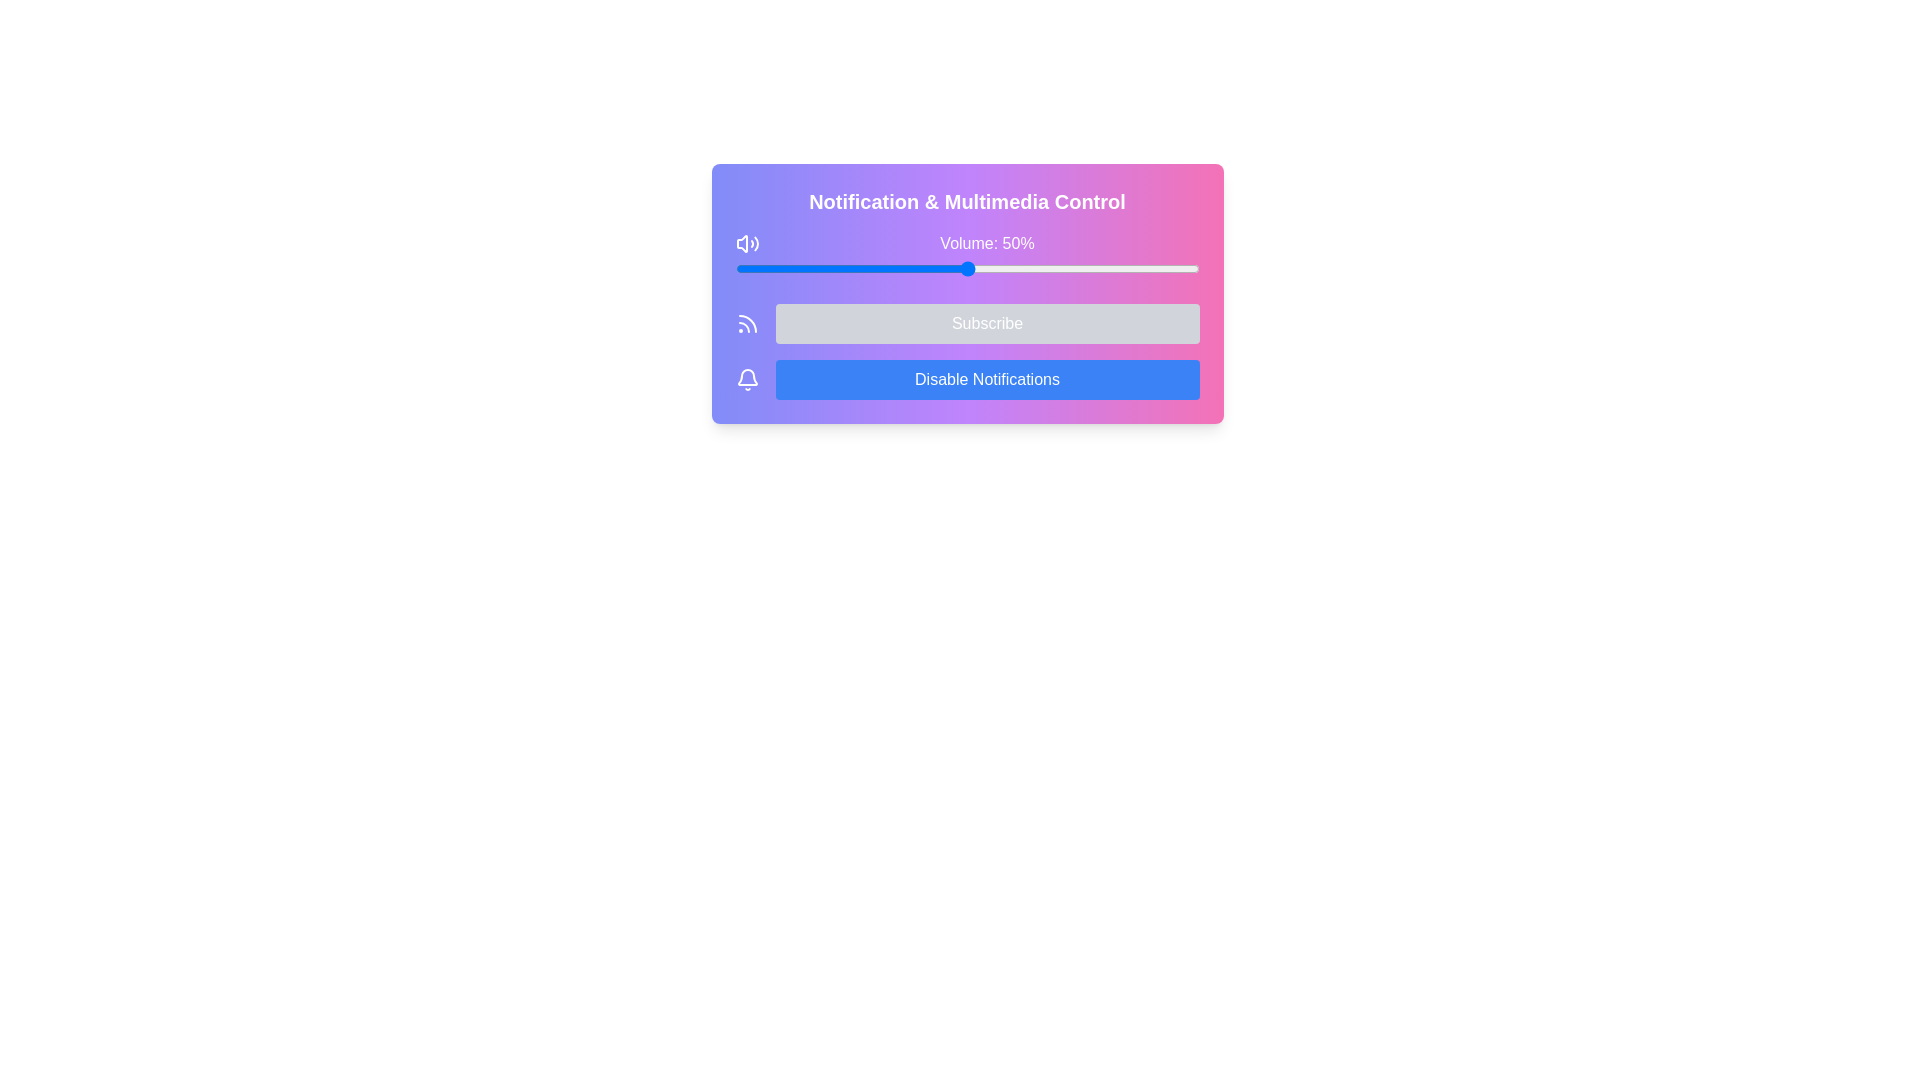  What do you see at coordinates (987, 323) in the screenshot?
I see `the 'Subscribe' button, which is a rectangular button with a gray background and white text, located in the middle section of a card-like interface, positioned to the right of an RSS feed icon` at bounding box center [987, 323].